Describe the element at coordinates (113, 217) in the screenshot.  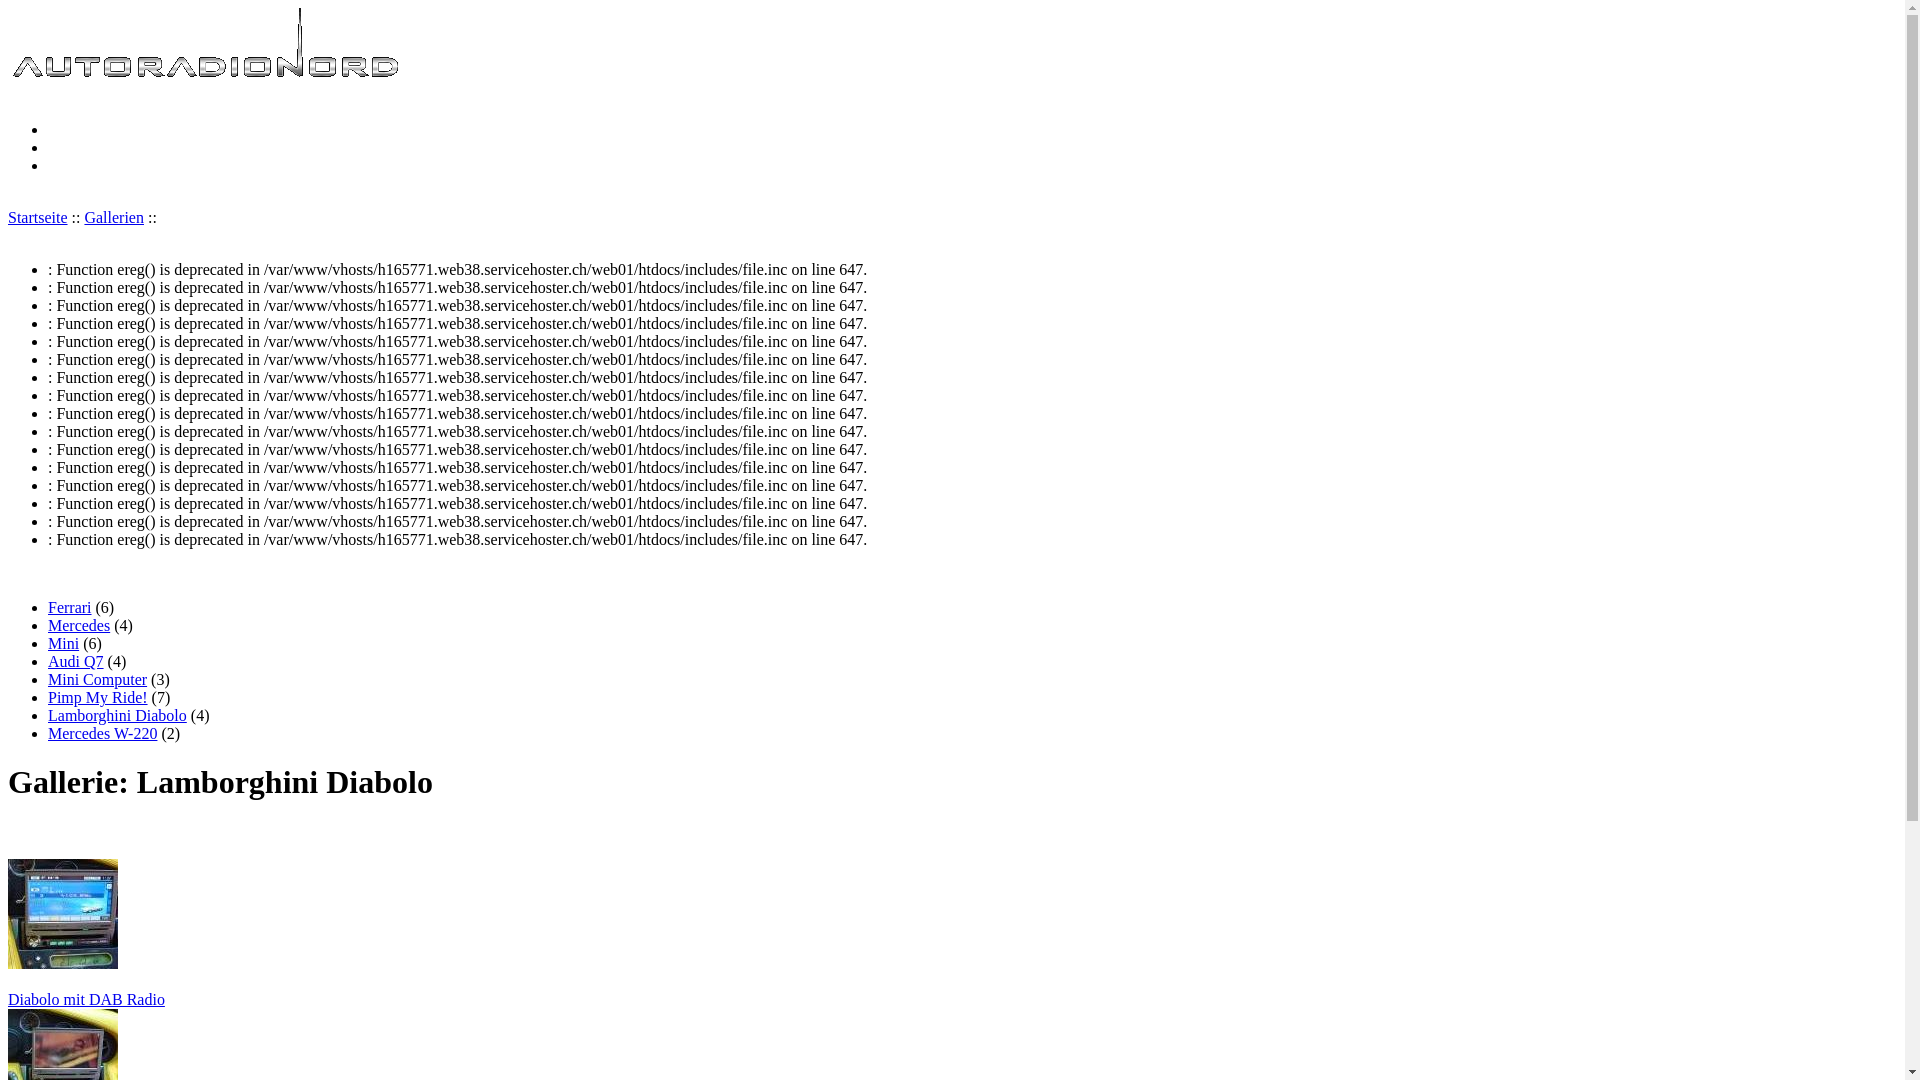
I see `'Gallerien'` at that location.